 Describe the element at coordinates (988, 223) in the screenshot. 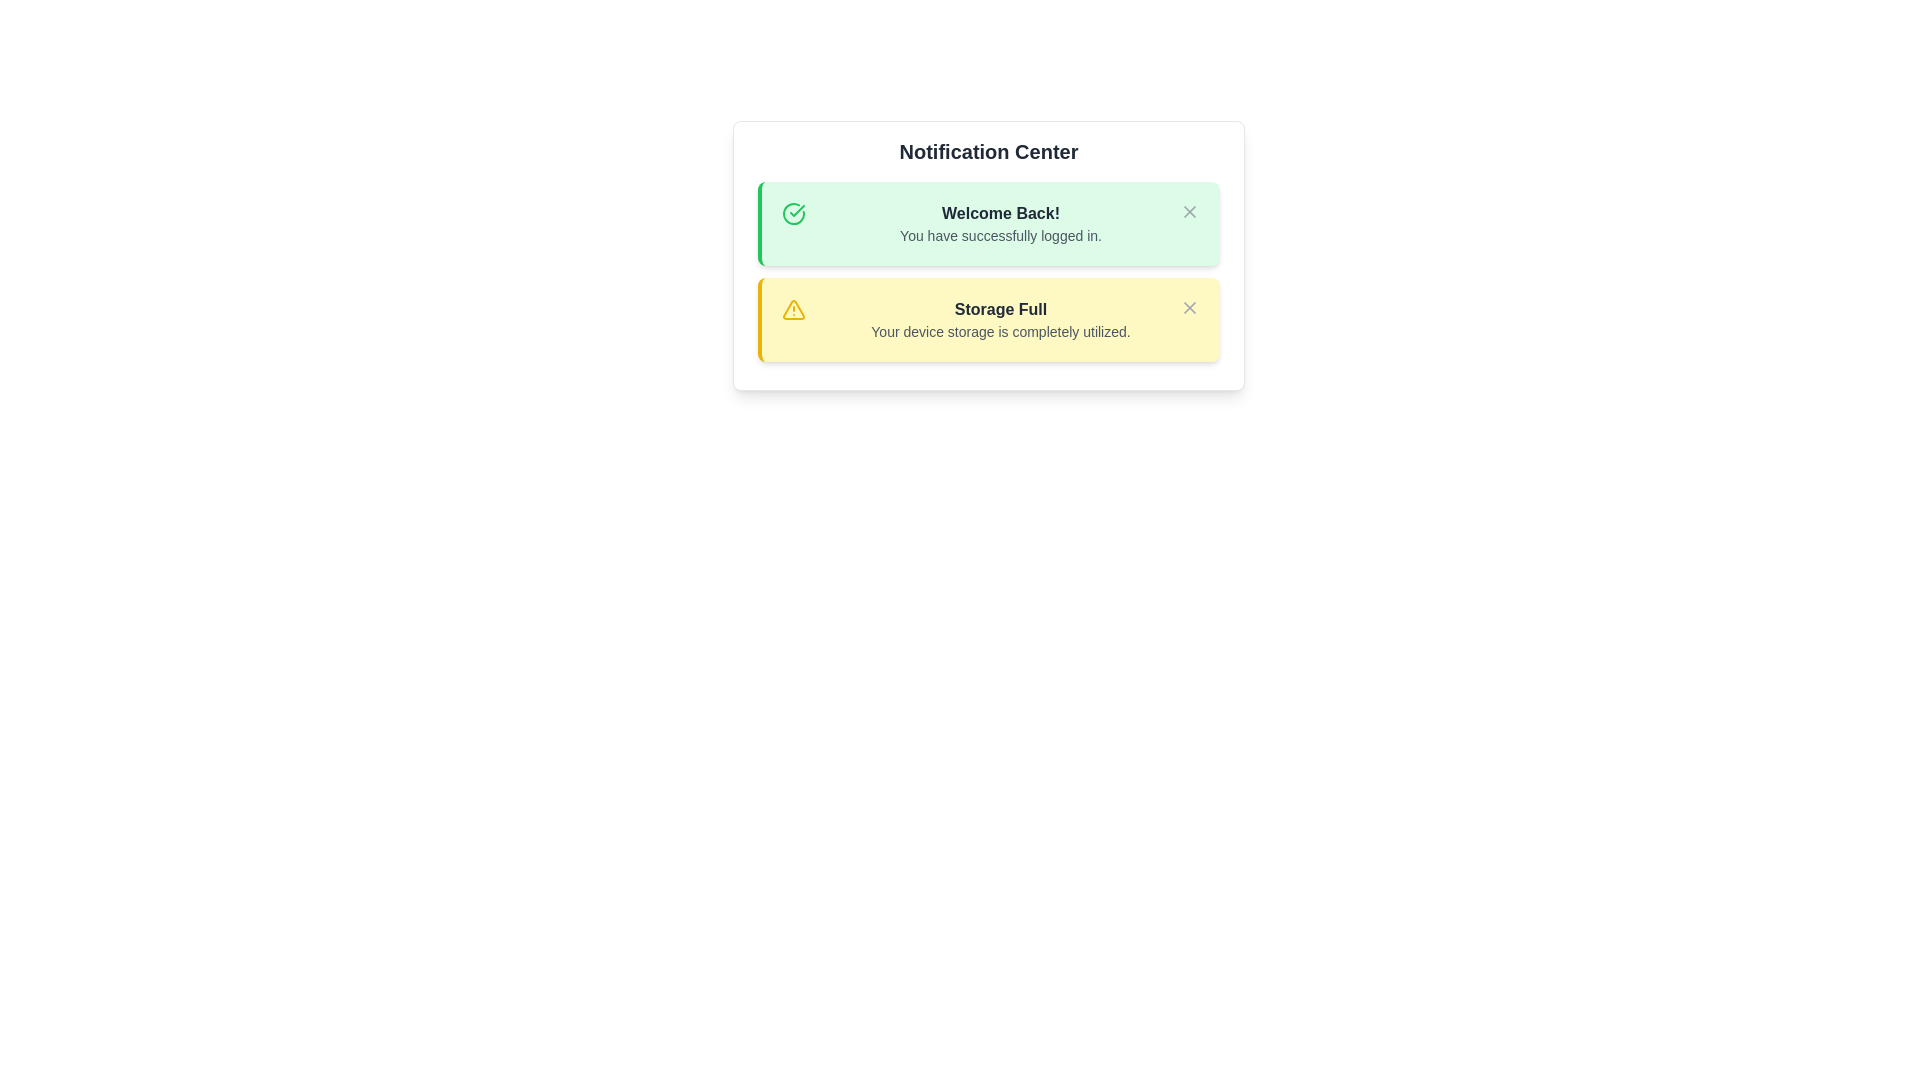

I see `the notification titled 'Welcome Back!' to read its details` at that location.